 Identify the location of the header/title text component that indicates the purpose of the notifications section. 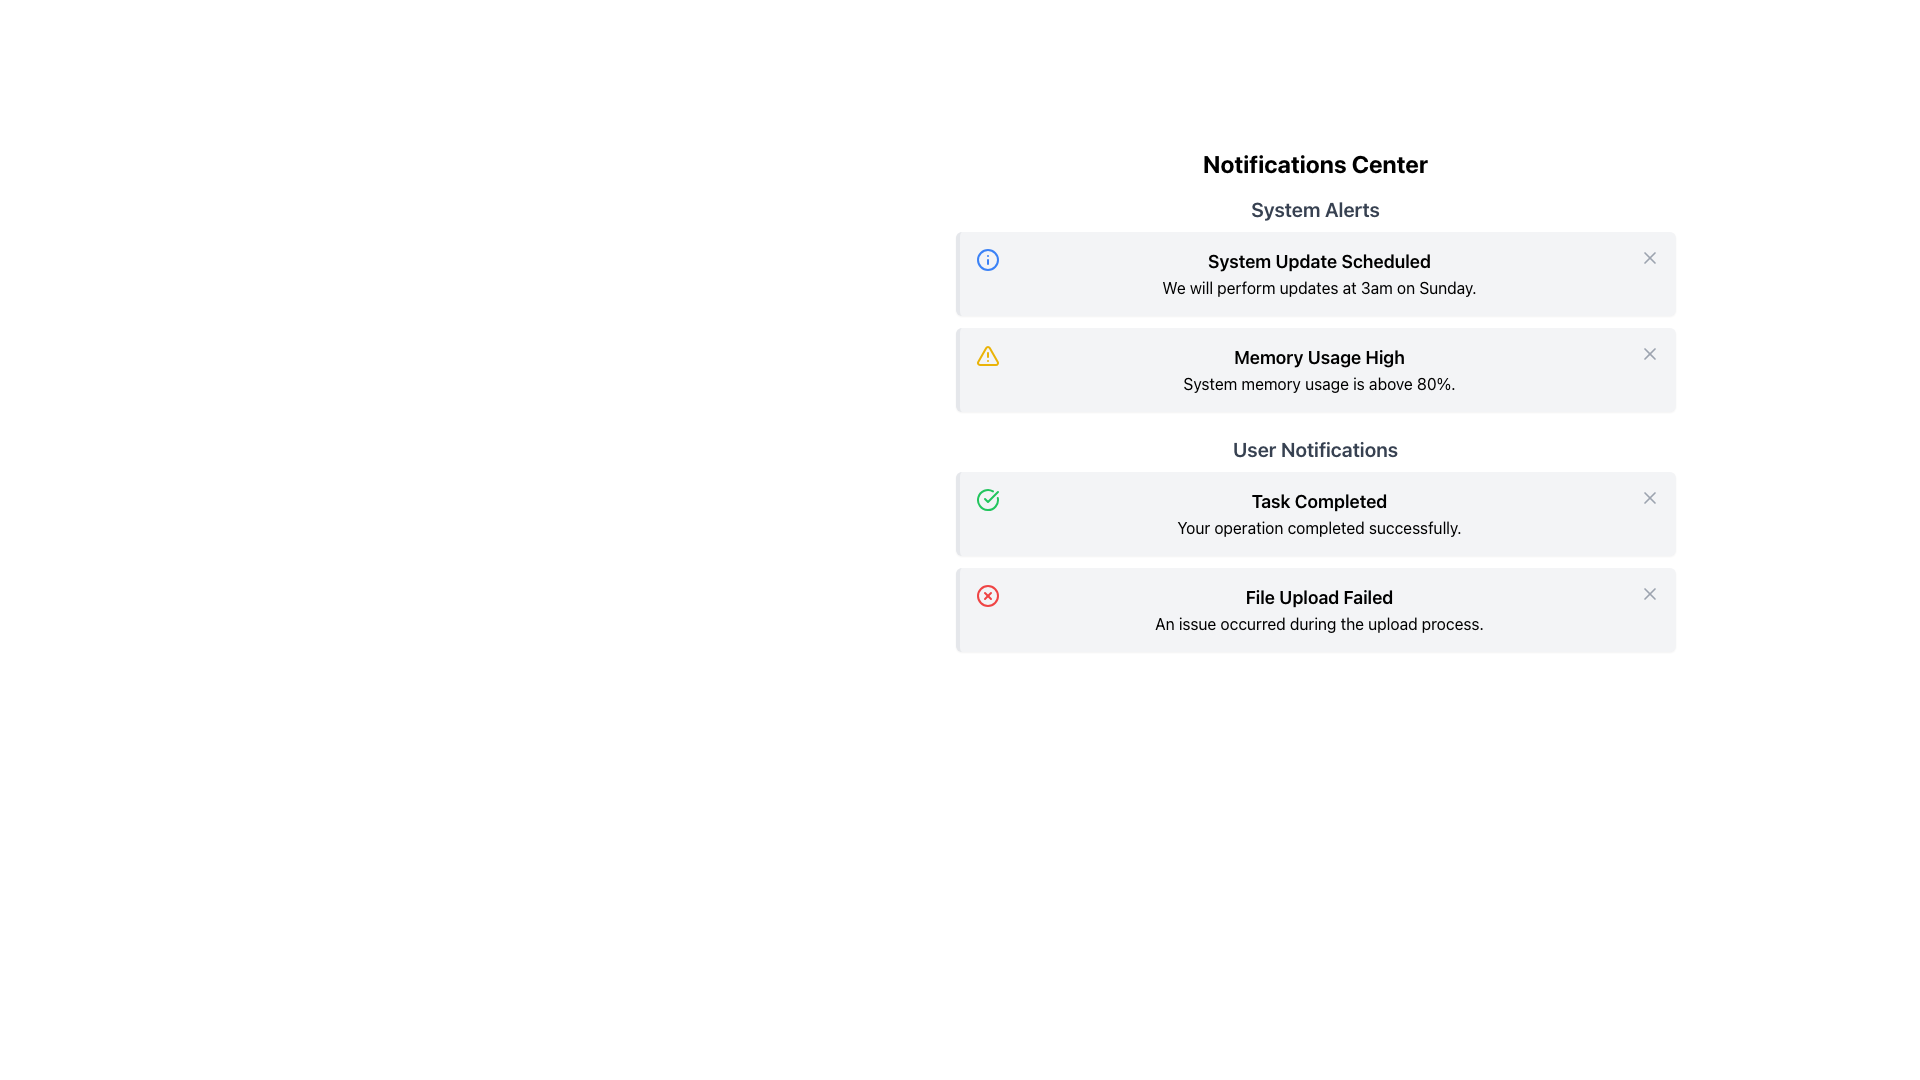
(1315, 163).